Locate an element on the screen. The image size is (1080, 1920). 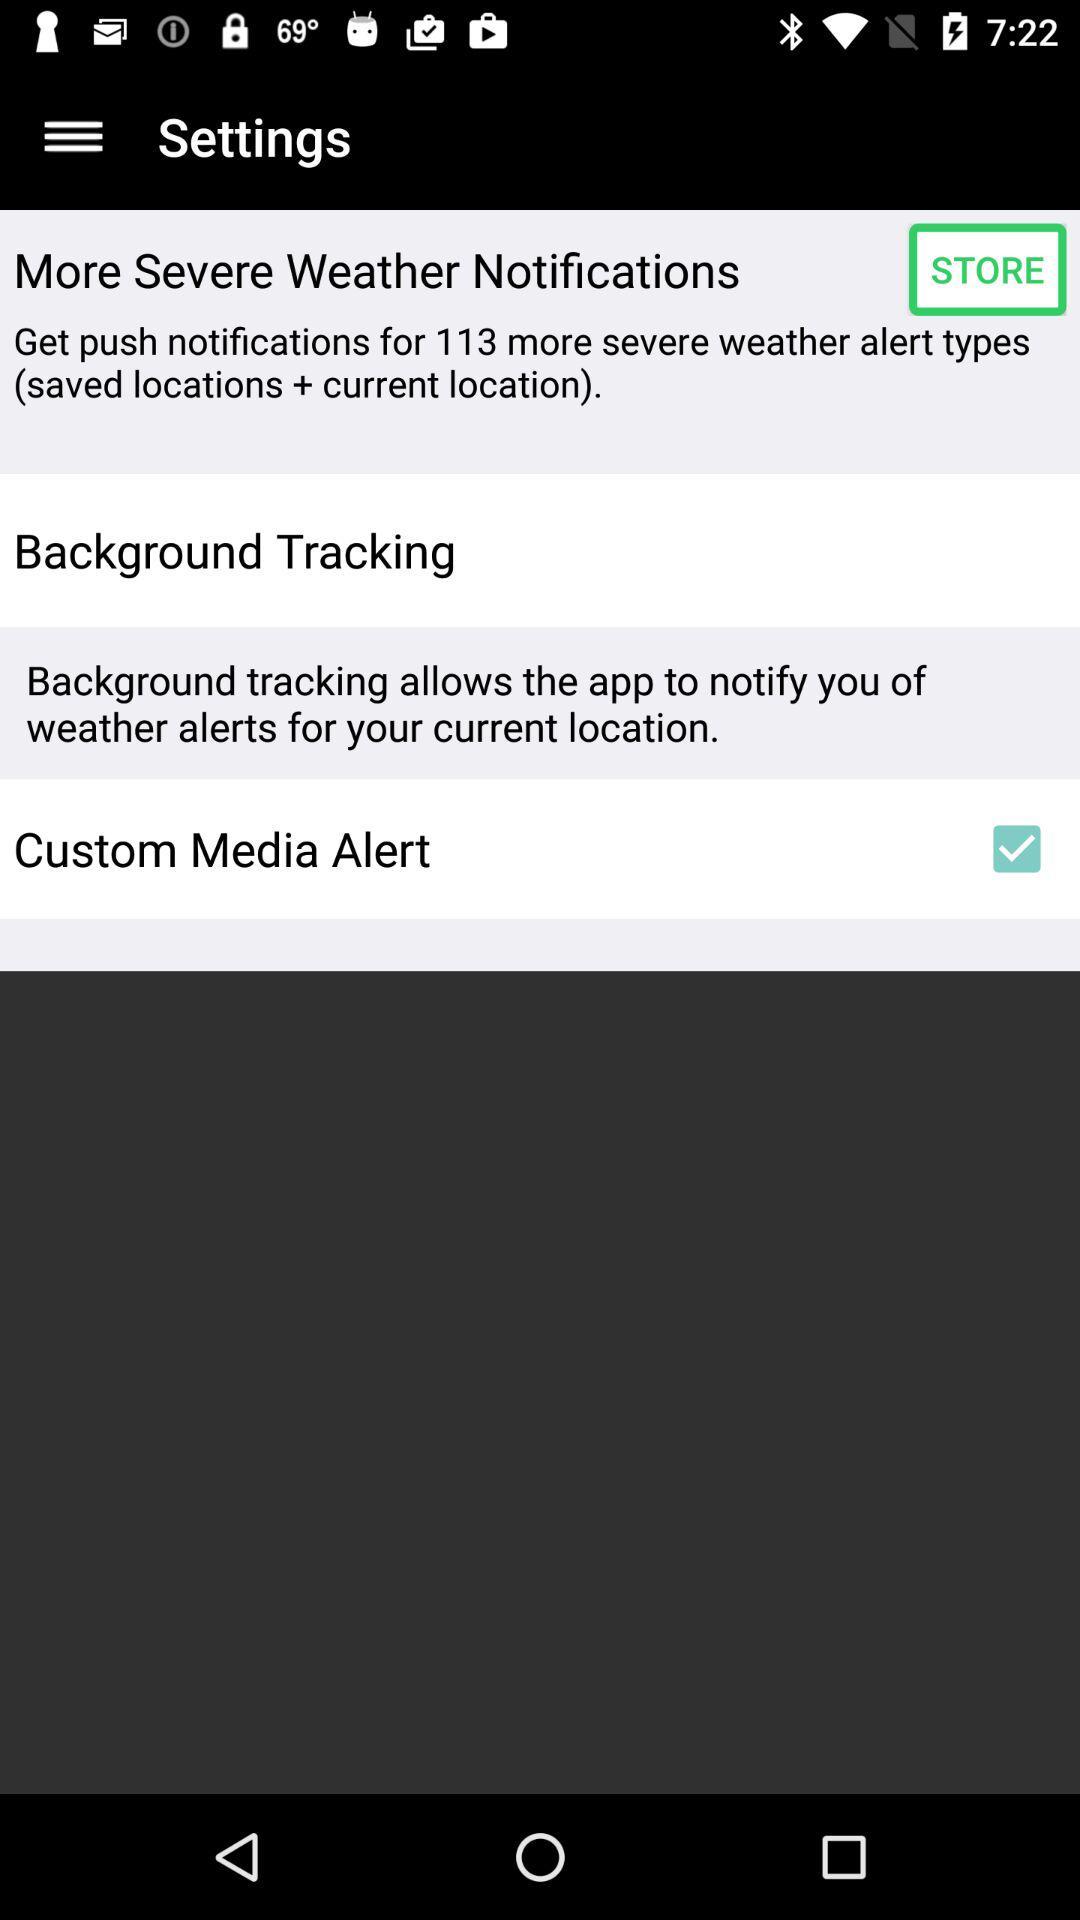
the item below the get push notifications is located at coordinates (1017, 550).